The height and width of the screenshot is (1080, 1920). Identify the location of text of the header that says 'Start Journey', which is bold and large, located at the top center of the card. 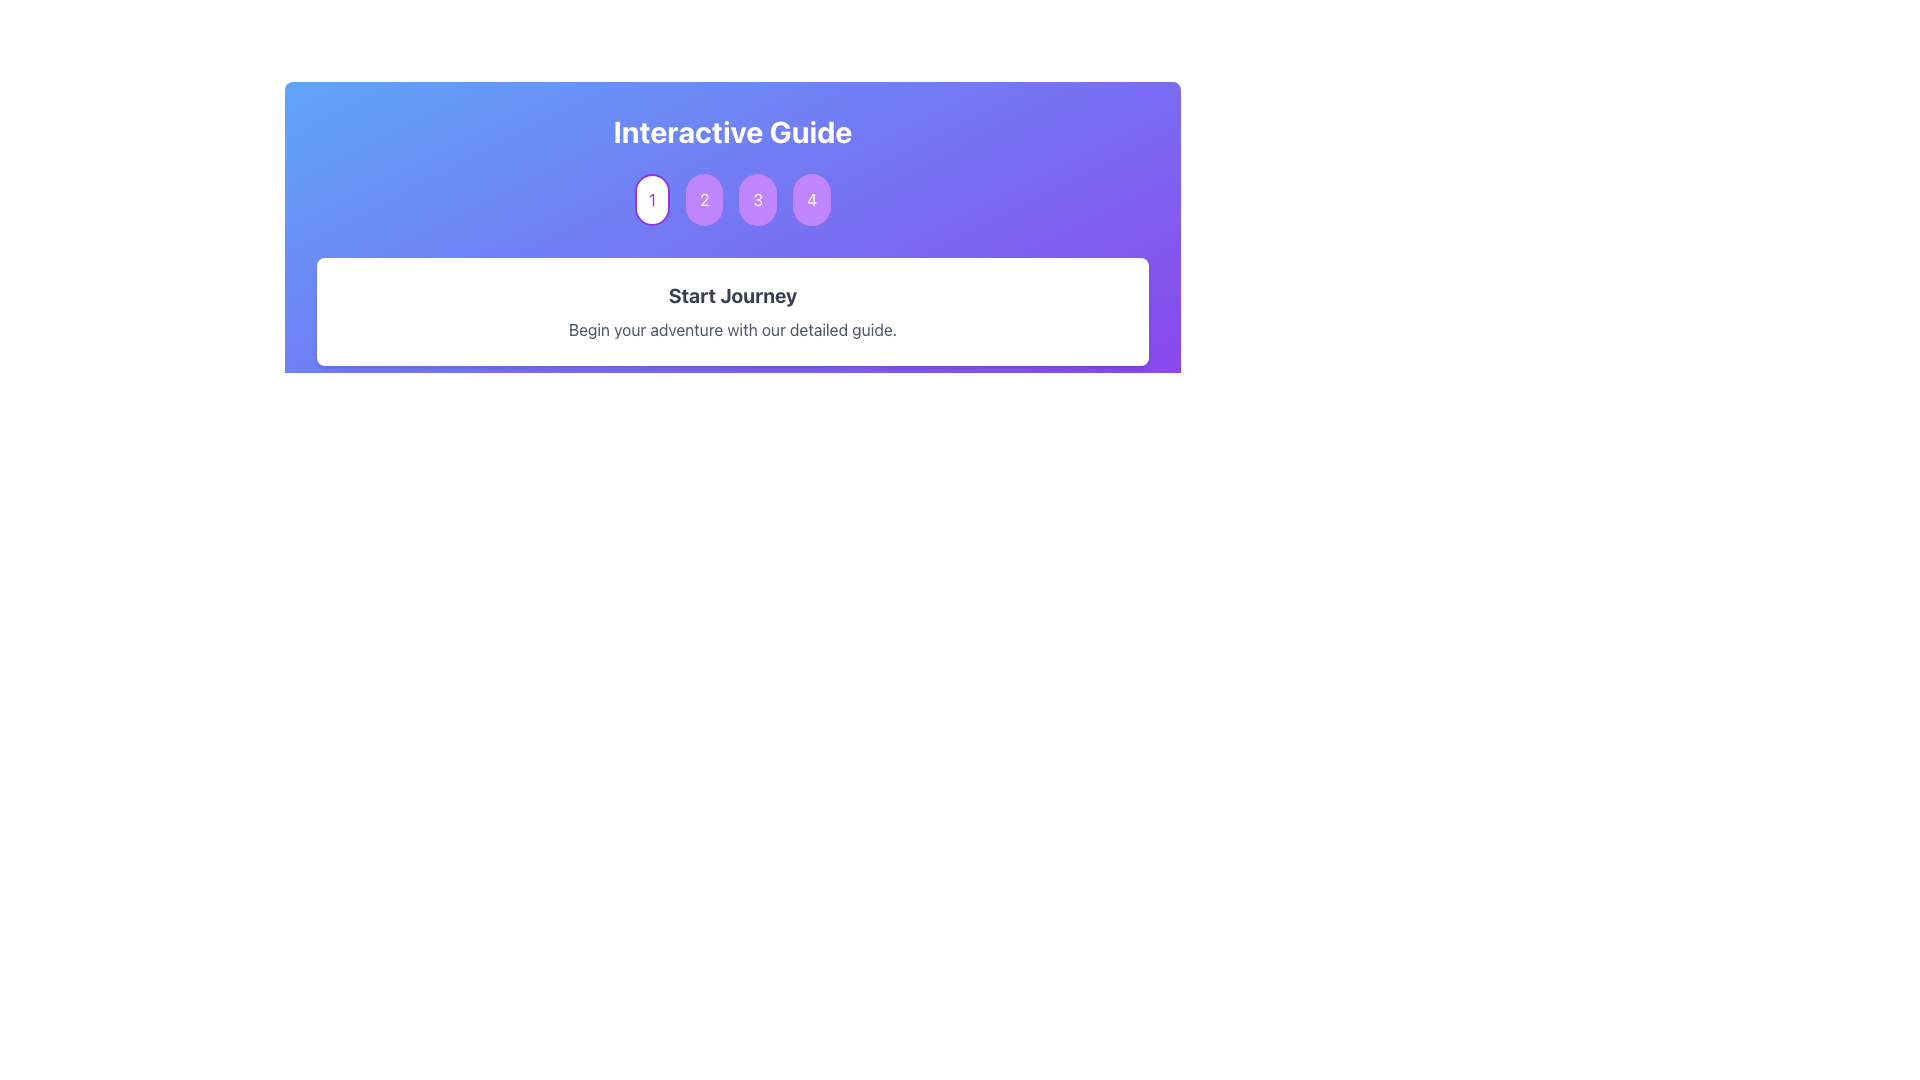
(732, 296).